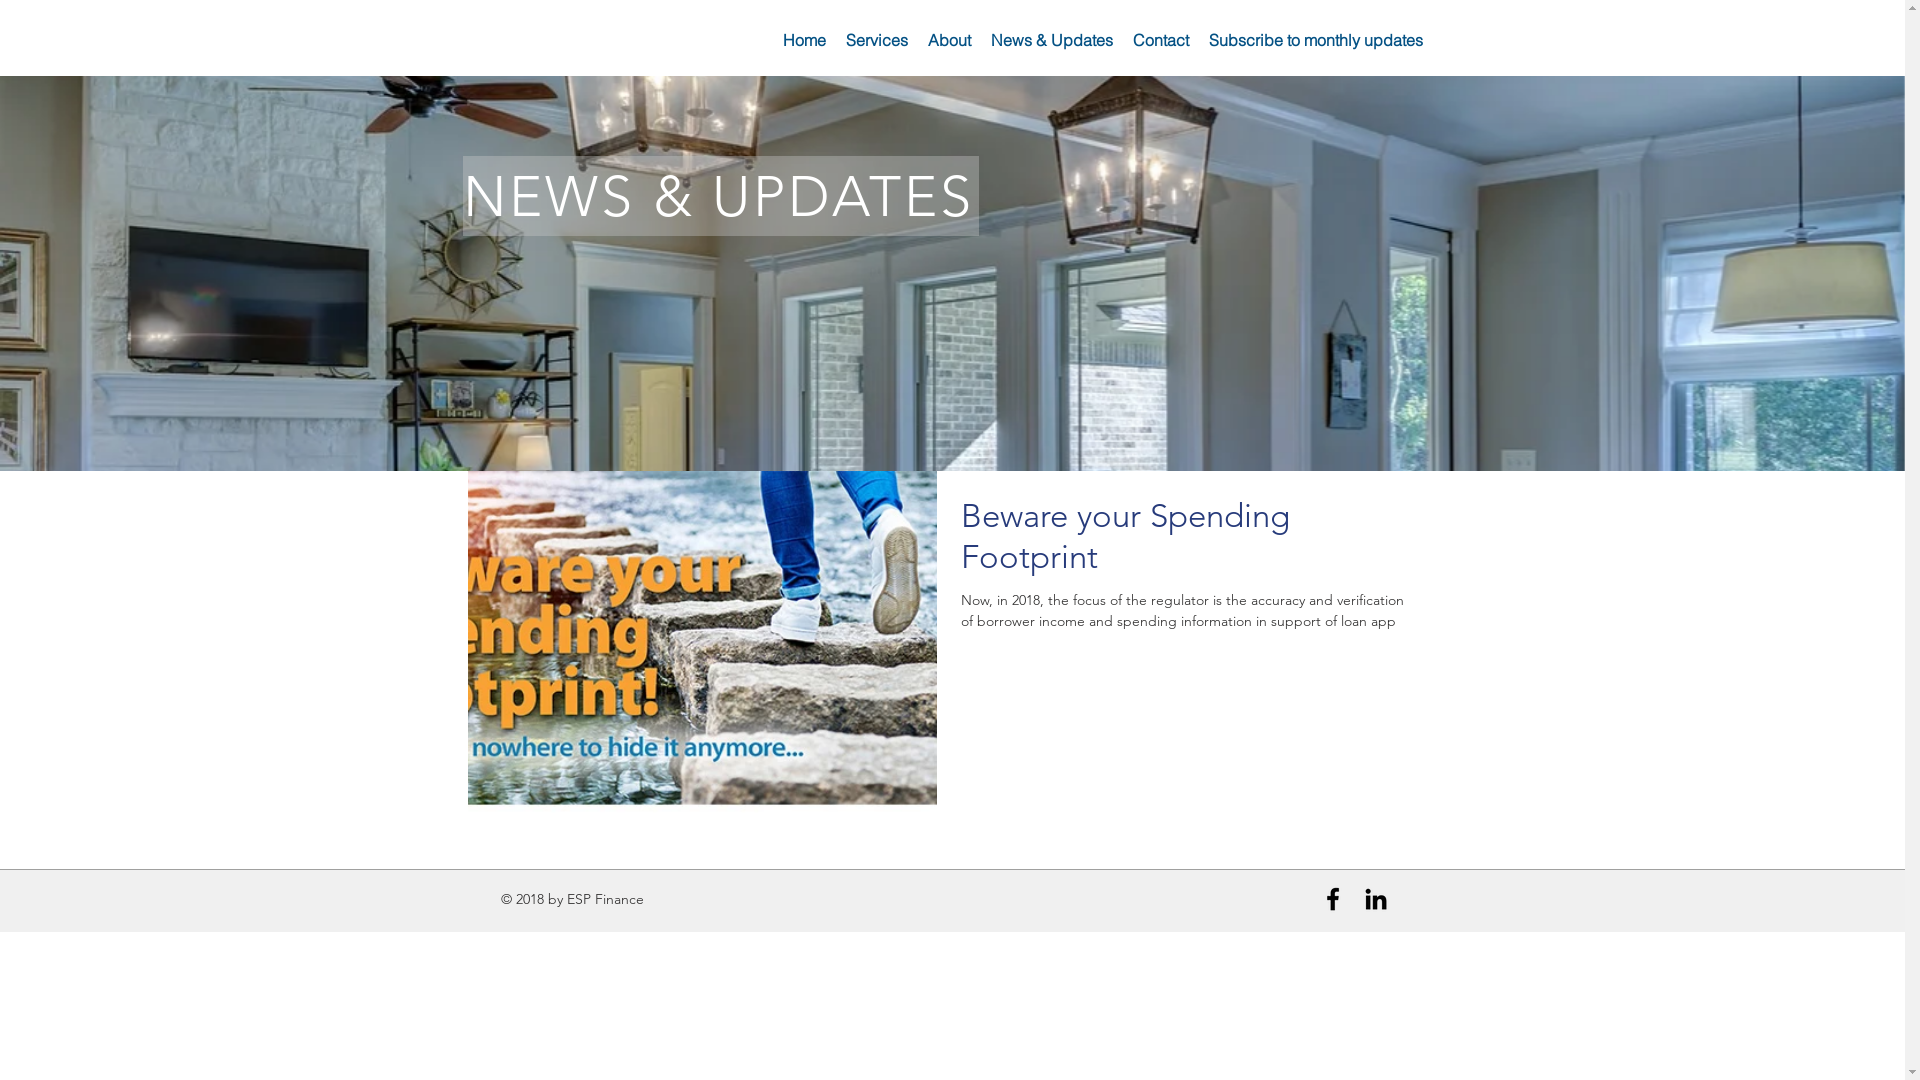 The image size is (1920, 1080). Describe the element at coordinates (803, 39) in the screenshot. I see `'Home'` at that location.